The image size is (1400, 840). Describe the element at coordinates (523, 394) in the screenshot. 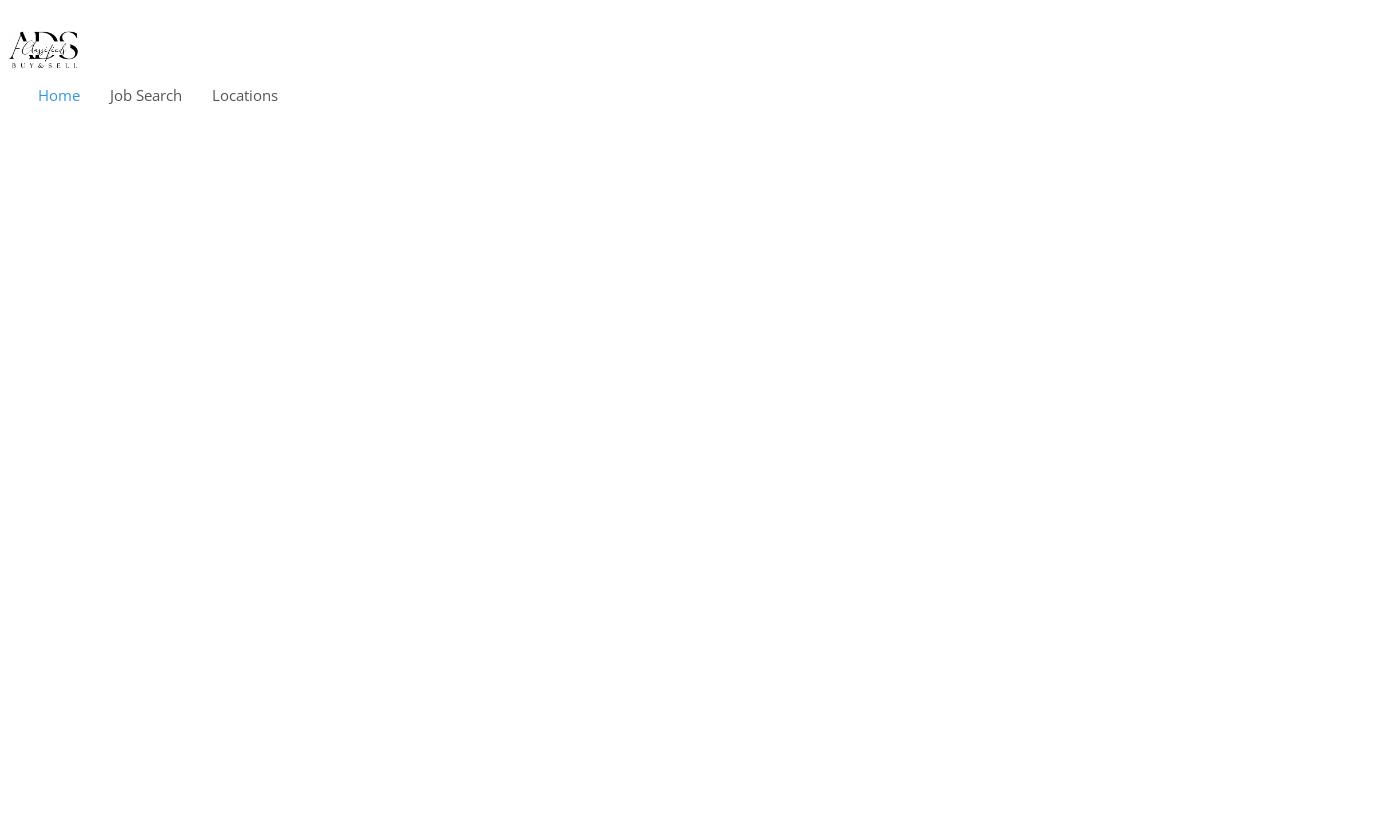

I see `'Shop & Sell anytime, anywhere and for FREE.'` at that location.